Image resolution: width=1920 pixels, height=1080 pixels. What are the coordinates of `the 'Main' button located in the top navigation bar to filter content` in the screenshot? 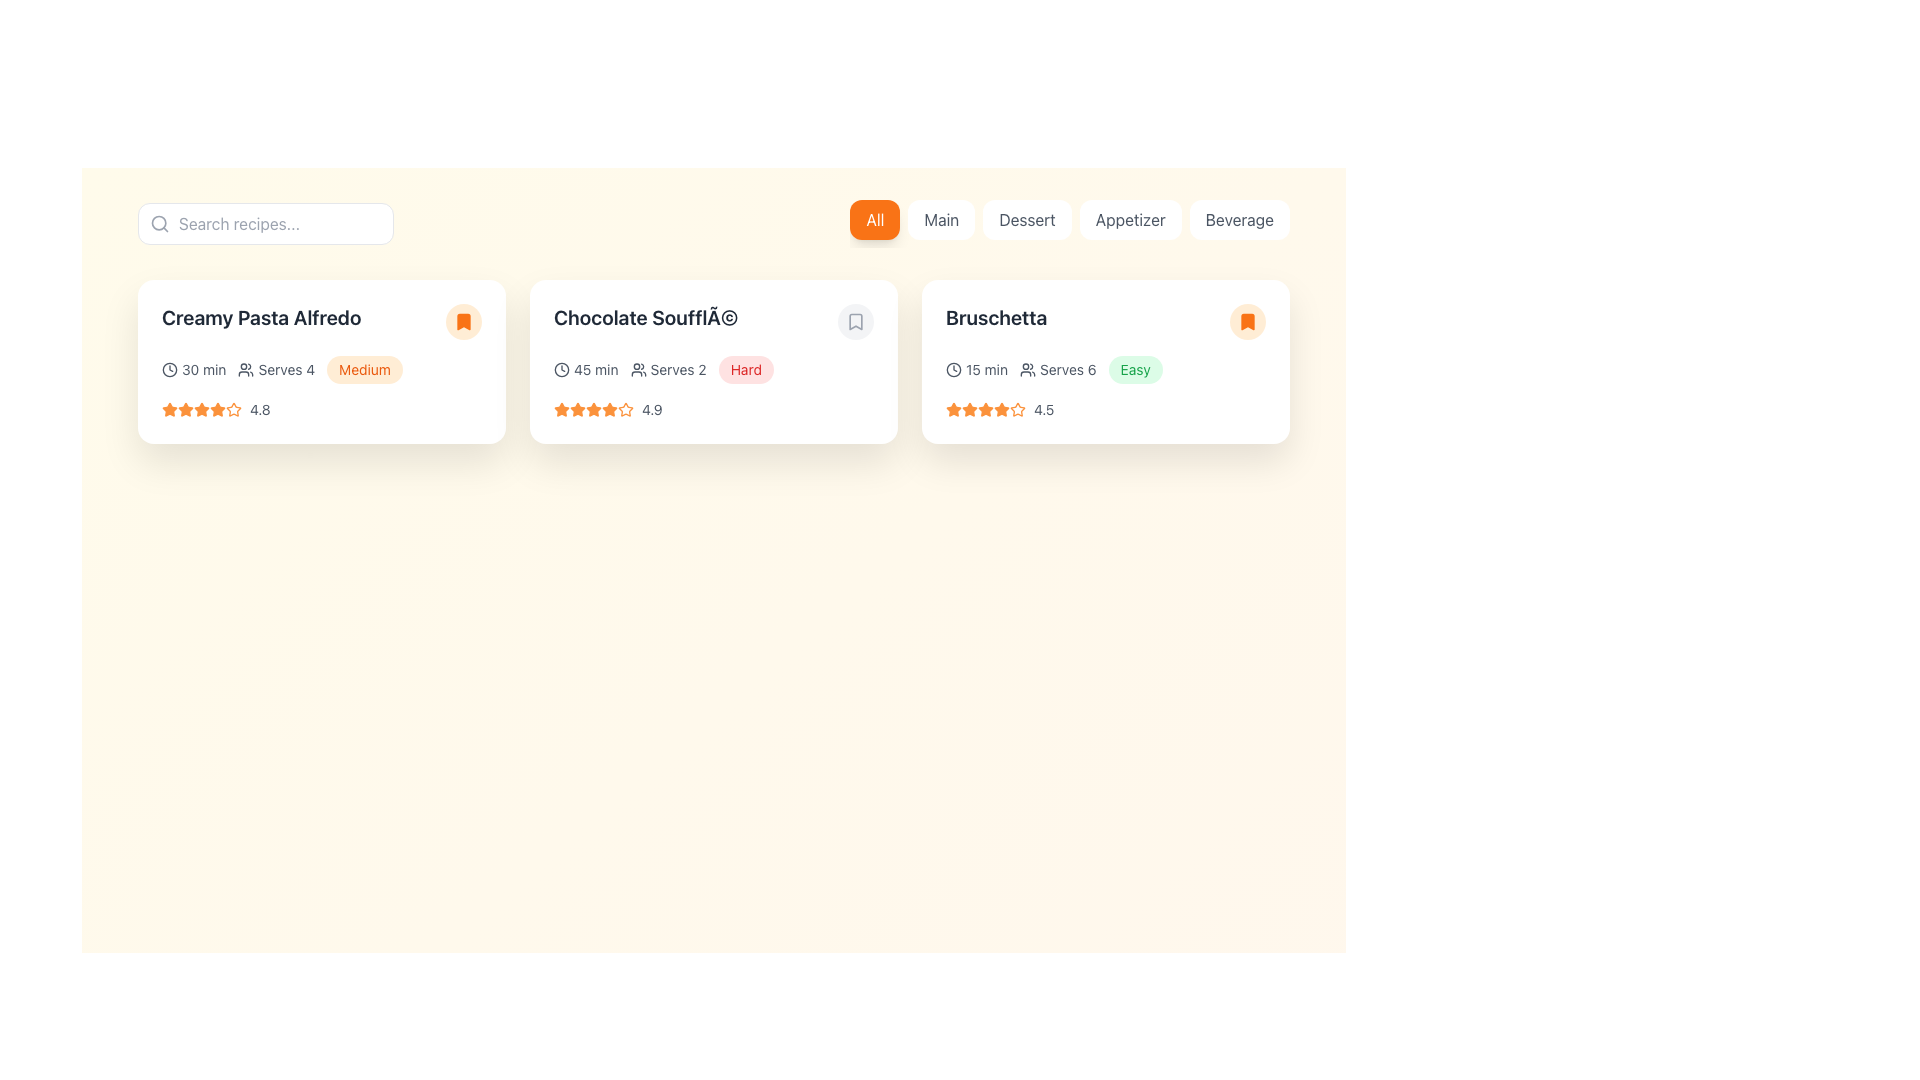 It's located at (940, 219).